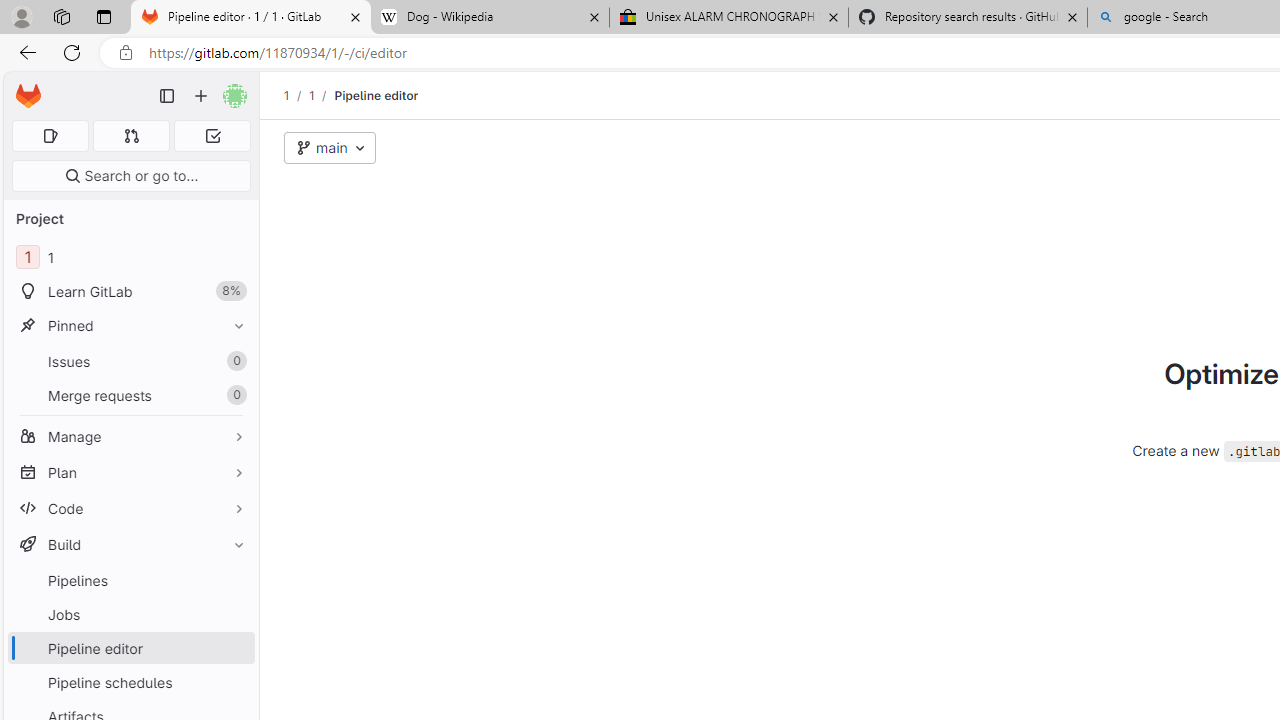 This screenshot has height=720, width=1280. What do you see at coordinates (130, 361) in the screenshot?
I see `'Issues0'` at bounding box center [130, 361].